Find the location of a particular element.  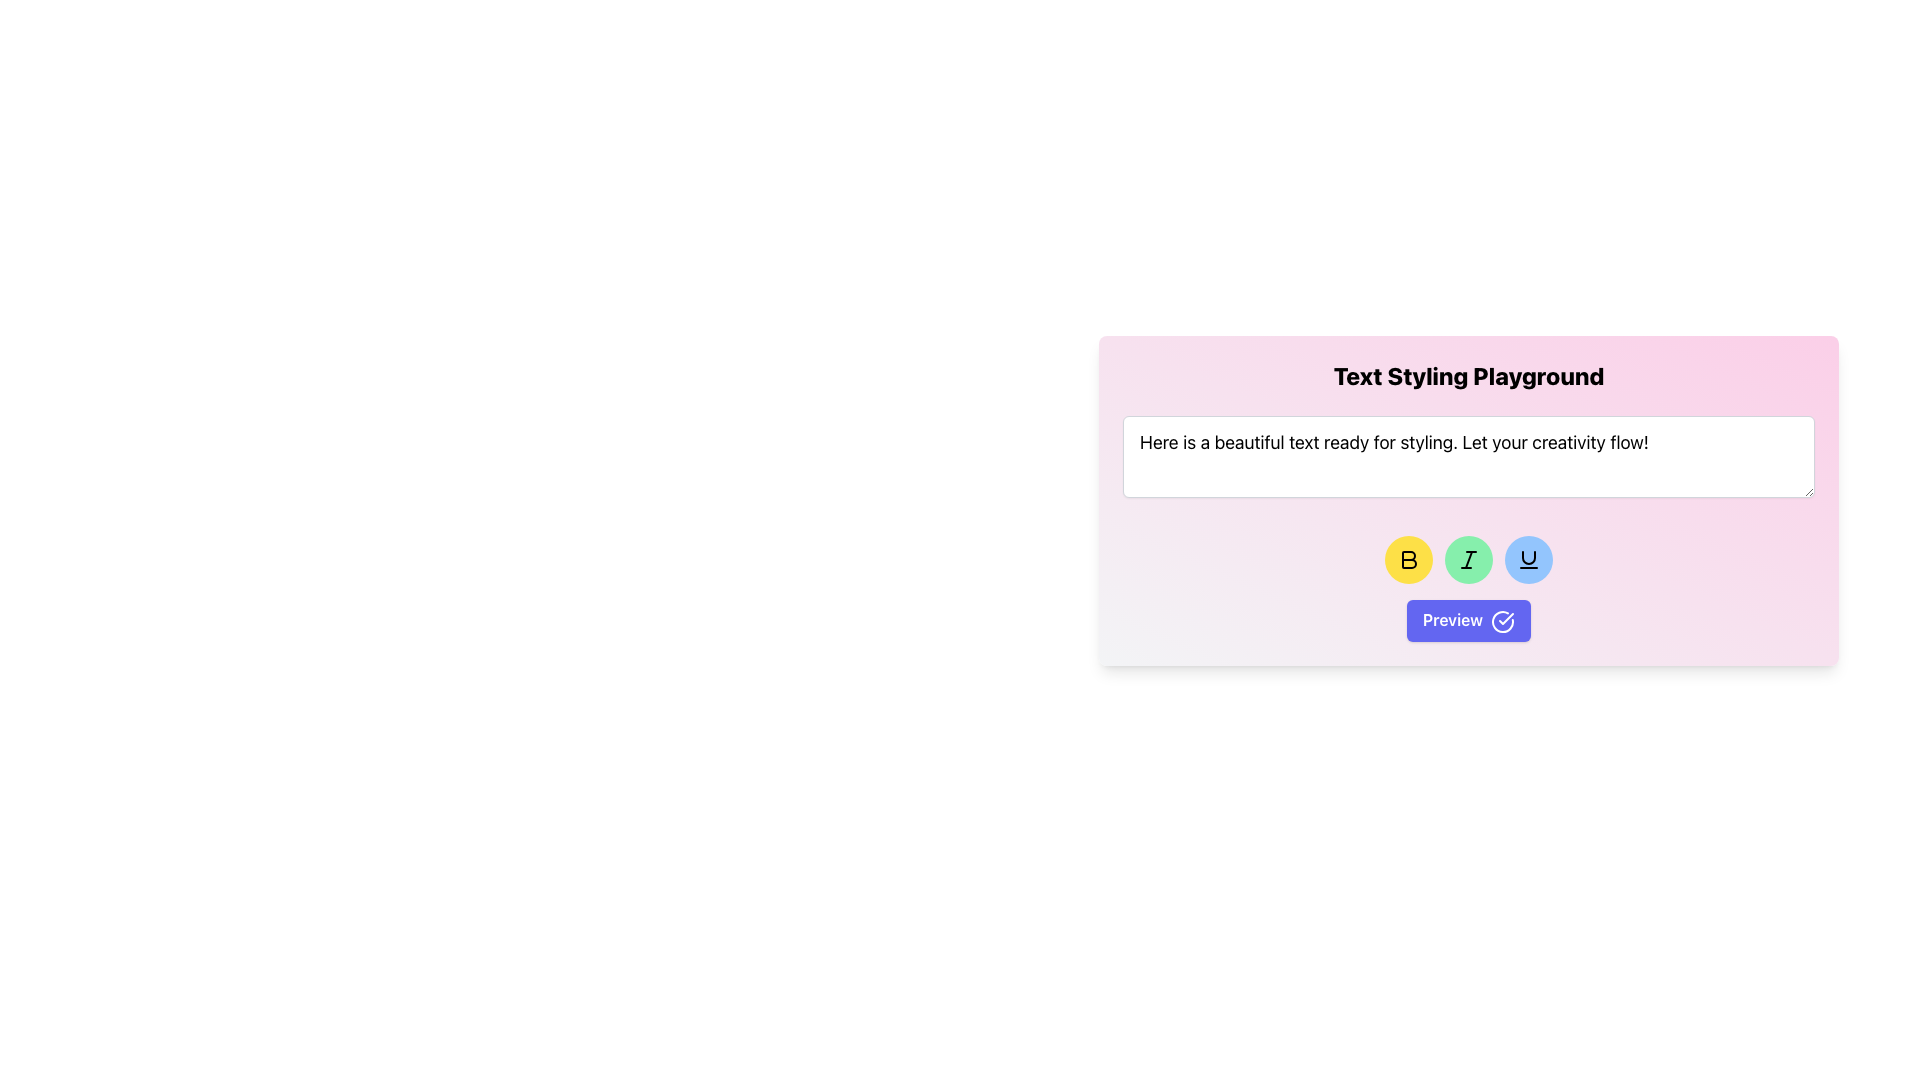

the rectangular text box displaying 'Here is a beautiful text ready for styling. Let your creativity flow!' is located at coordinates (1468, 456).